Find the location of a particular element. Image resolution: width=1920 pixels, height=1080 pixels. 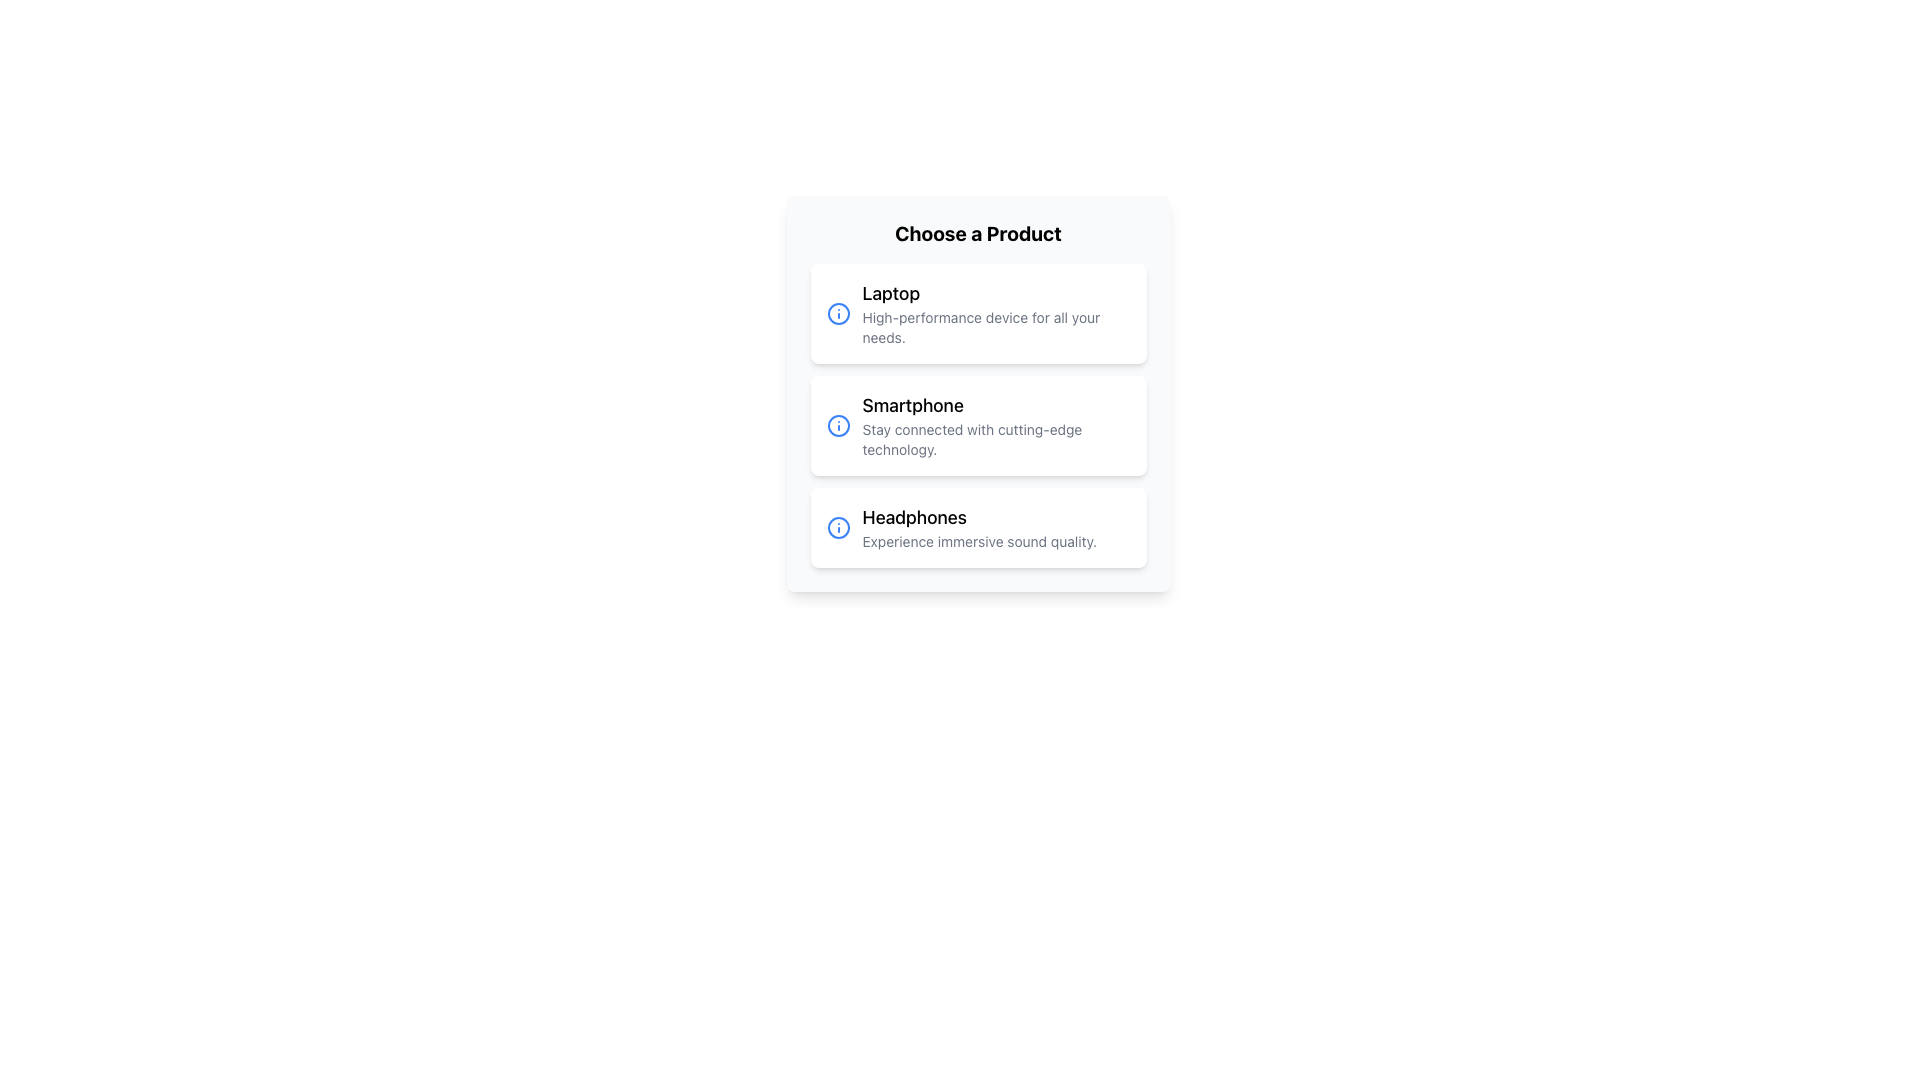

the circular graphical element within the SVG that is part of the 'Smartphone' option, located to the left of the text content in the second item of the list is located at coordinates (838, 424).